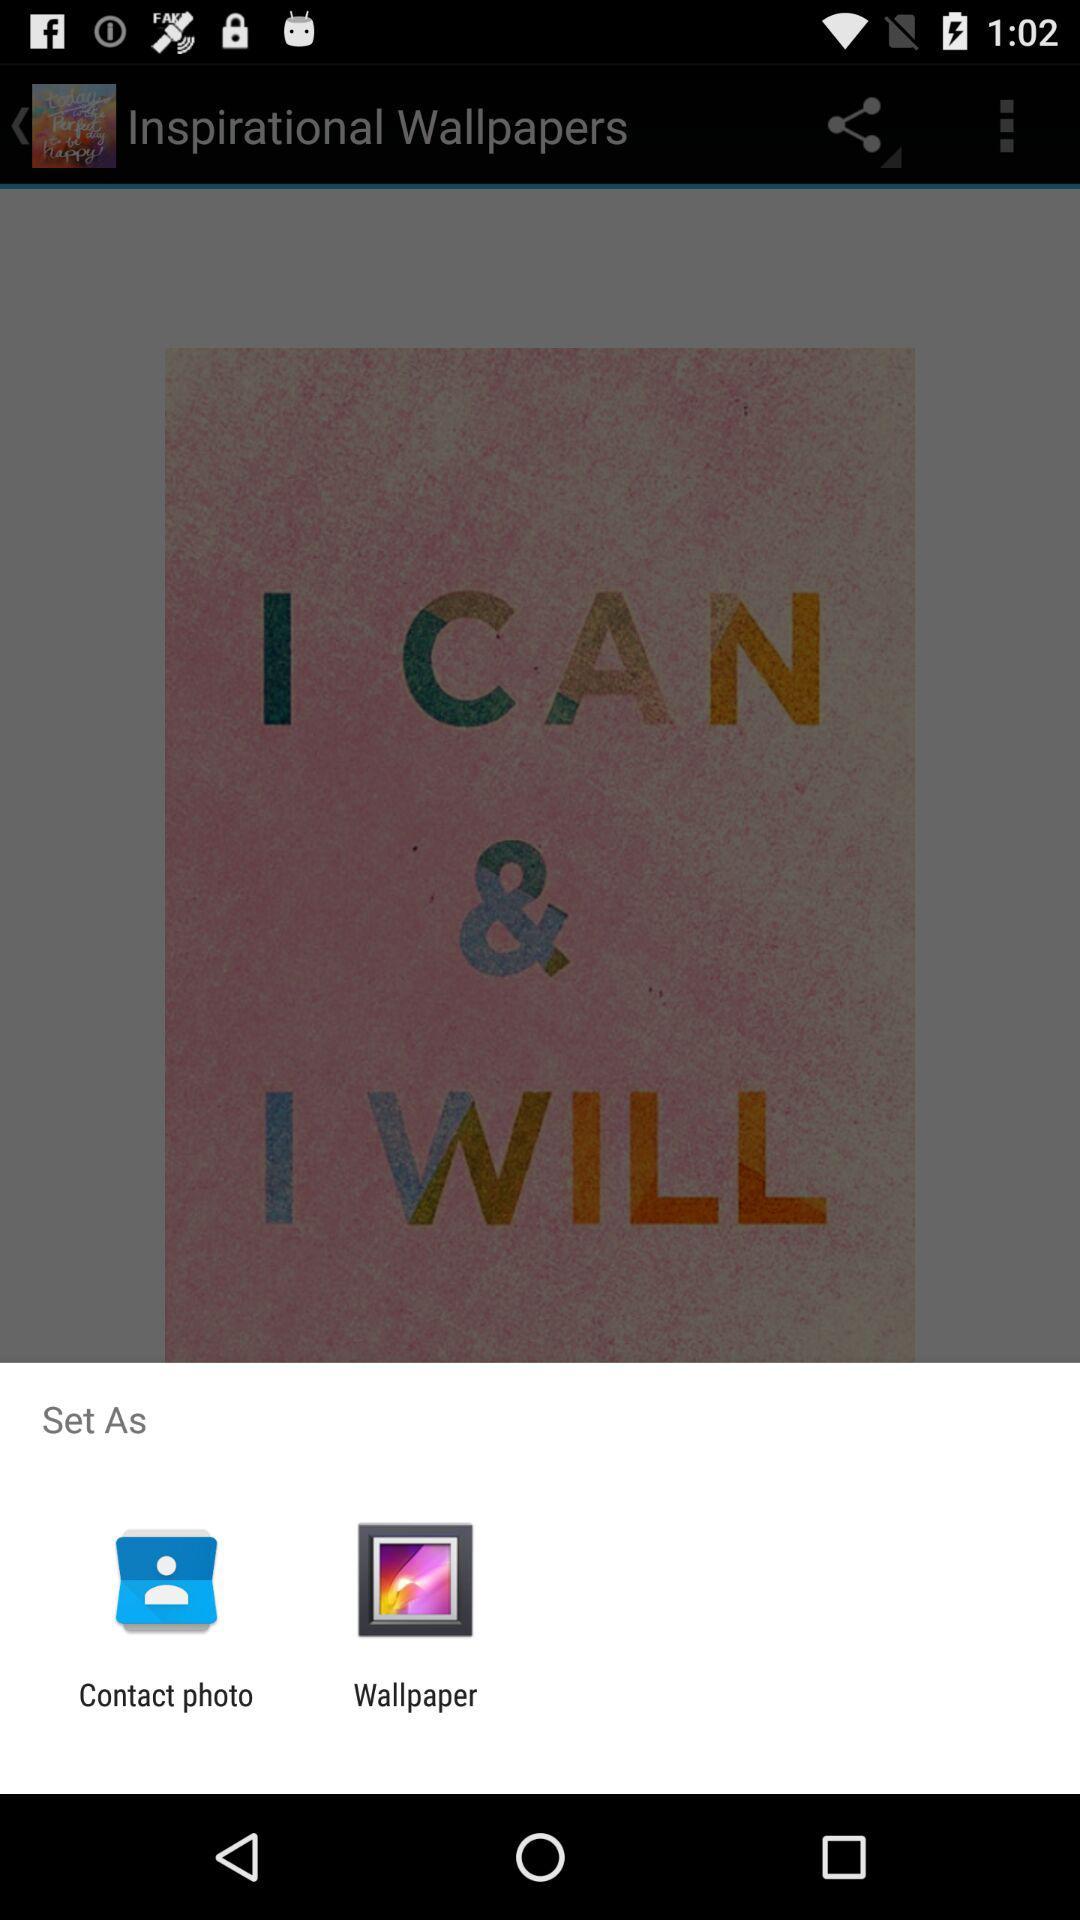 The height and width of the screenshot is (1920, 1080). Describe the element at coordinates (165, 1711) in the screenshot. I see `contact photo` at that location.